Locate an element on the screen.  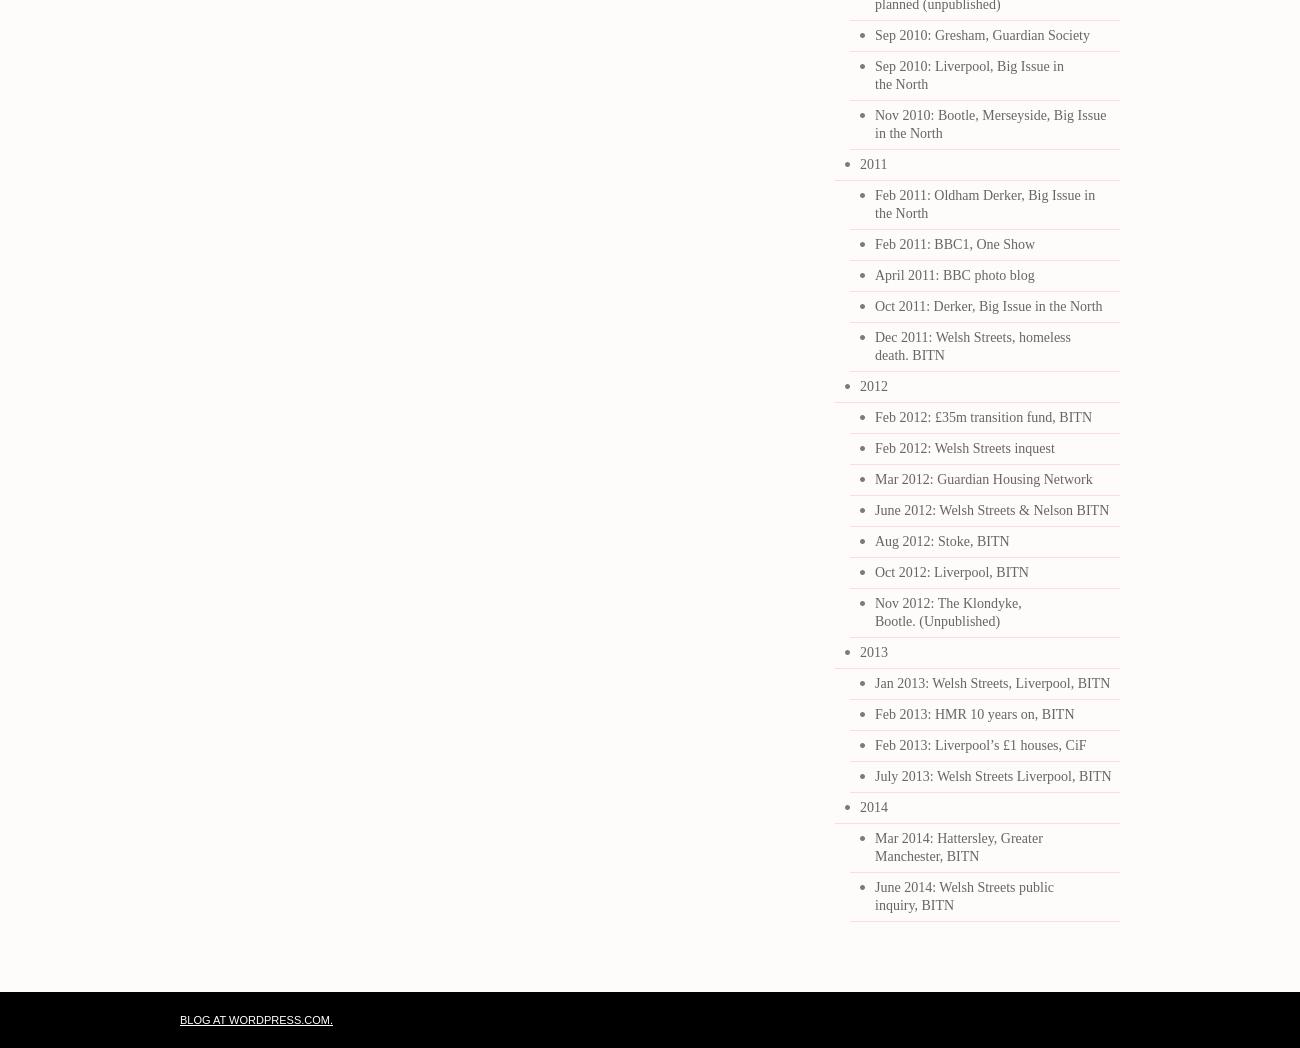
'Feb 2012: Welsh Streets inquest' is located at coordinates (964, 447).